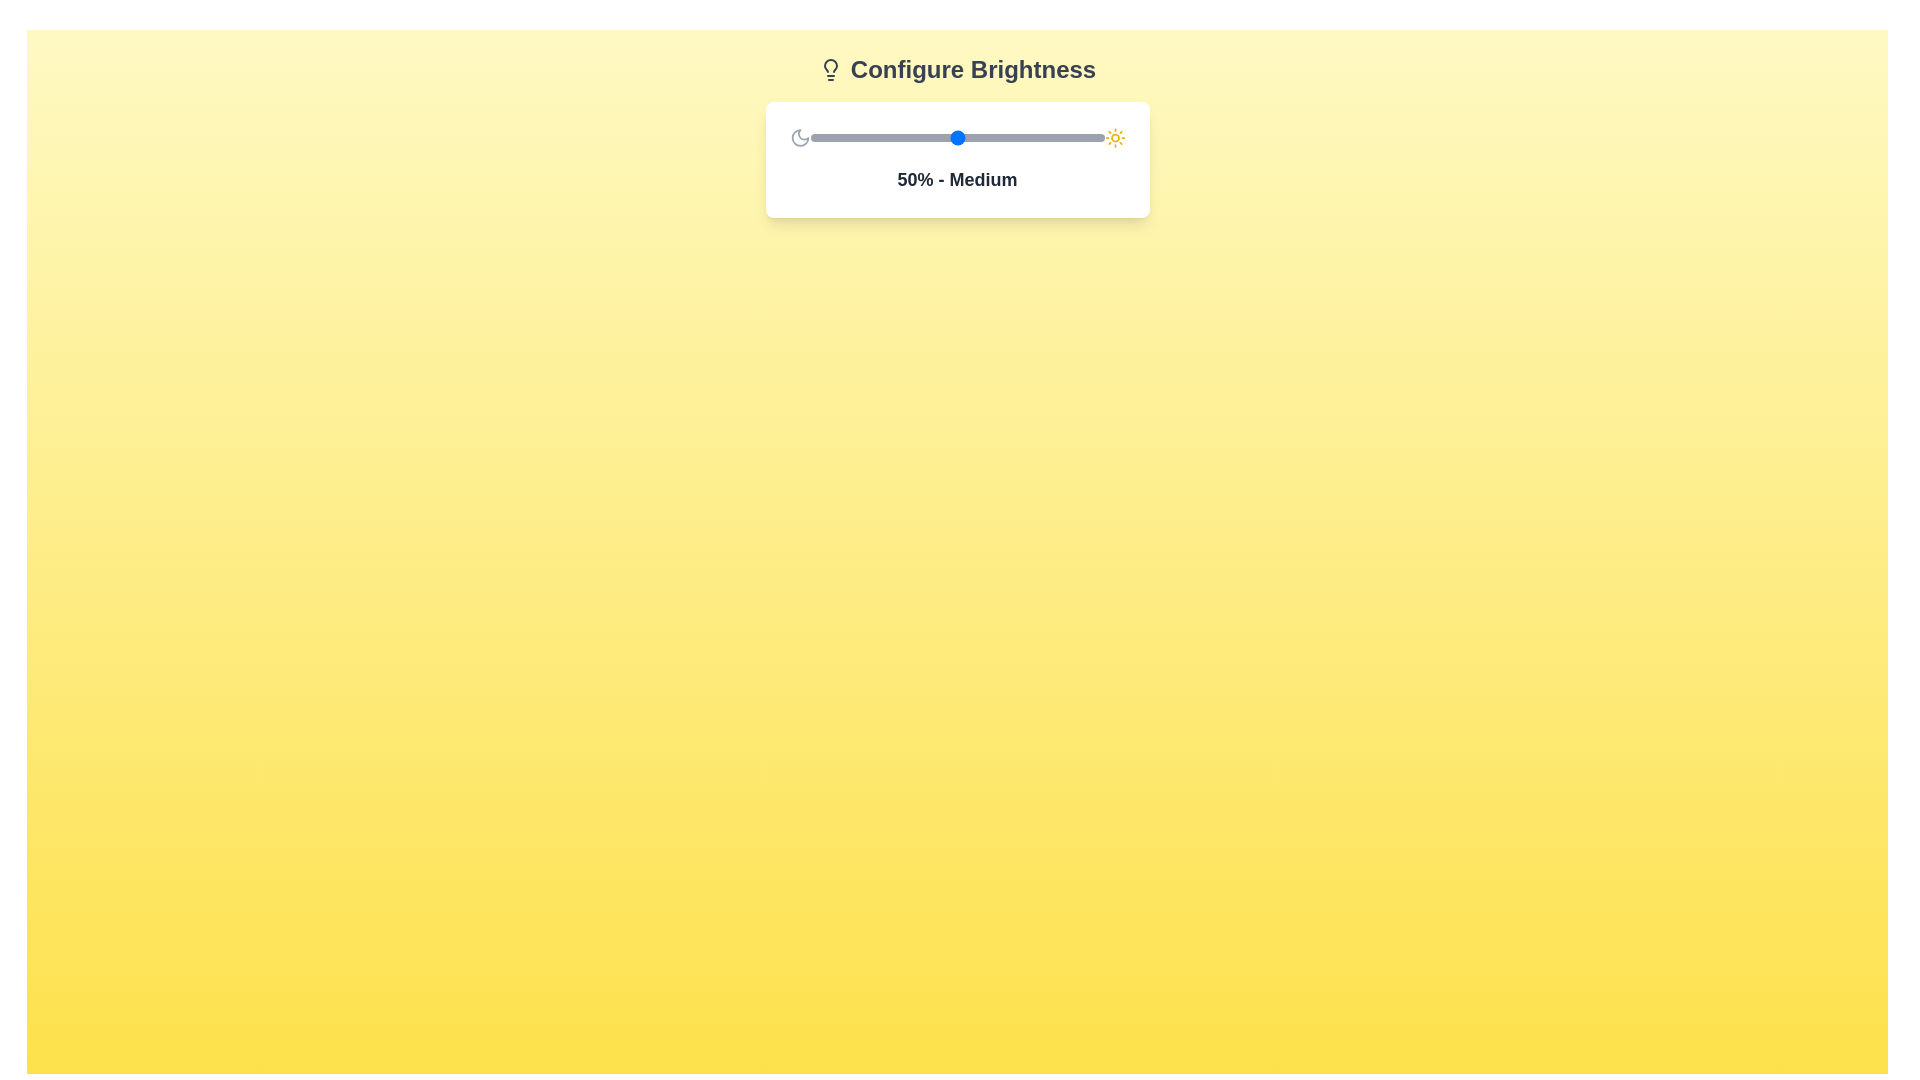  Describe the element at coordinates (896, 168) in the screenshot. I see `the brightness percentage text by clicking and dragging over it` at that location.